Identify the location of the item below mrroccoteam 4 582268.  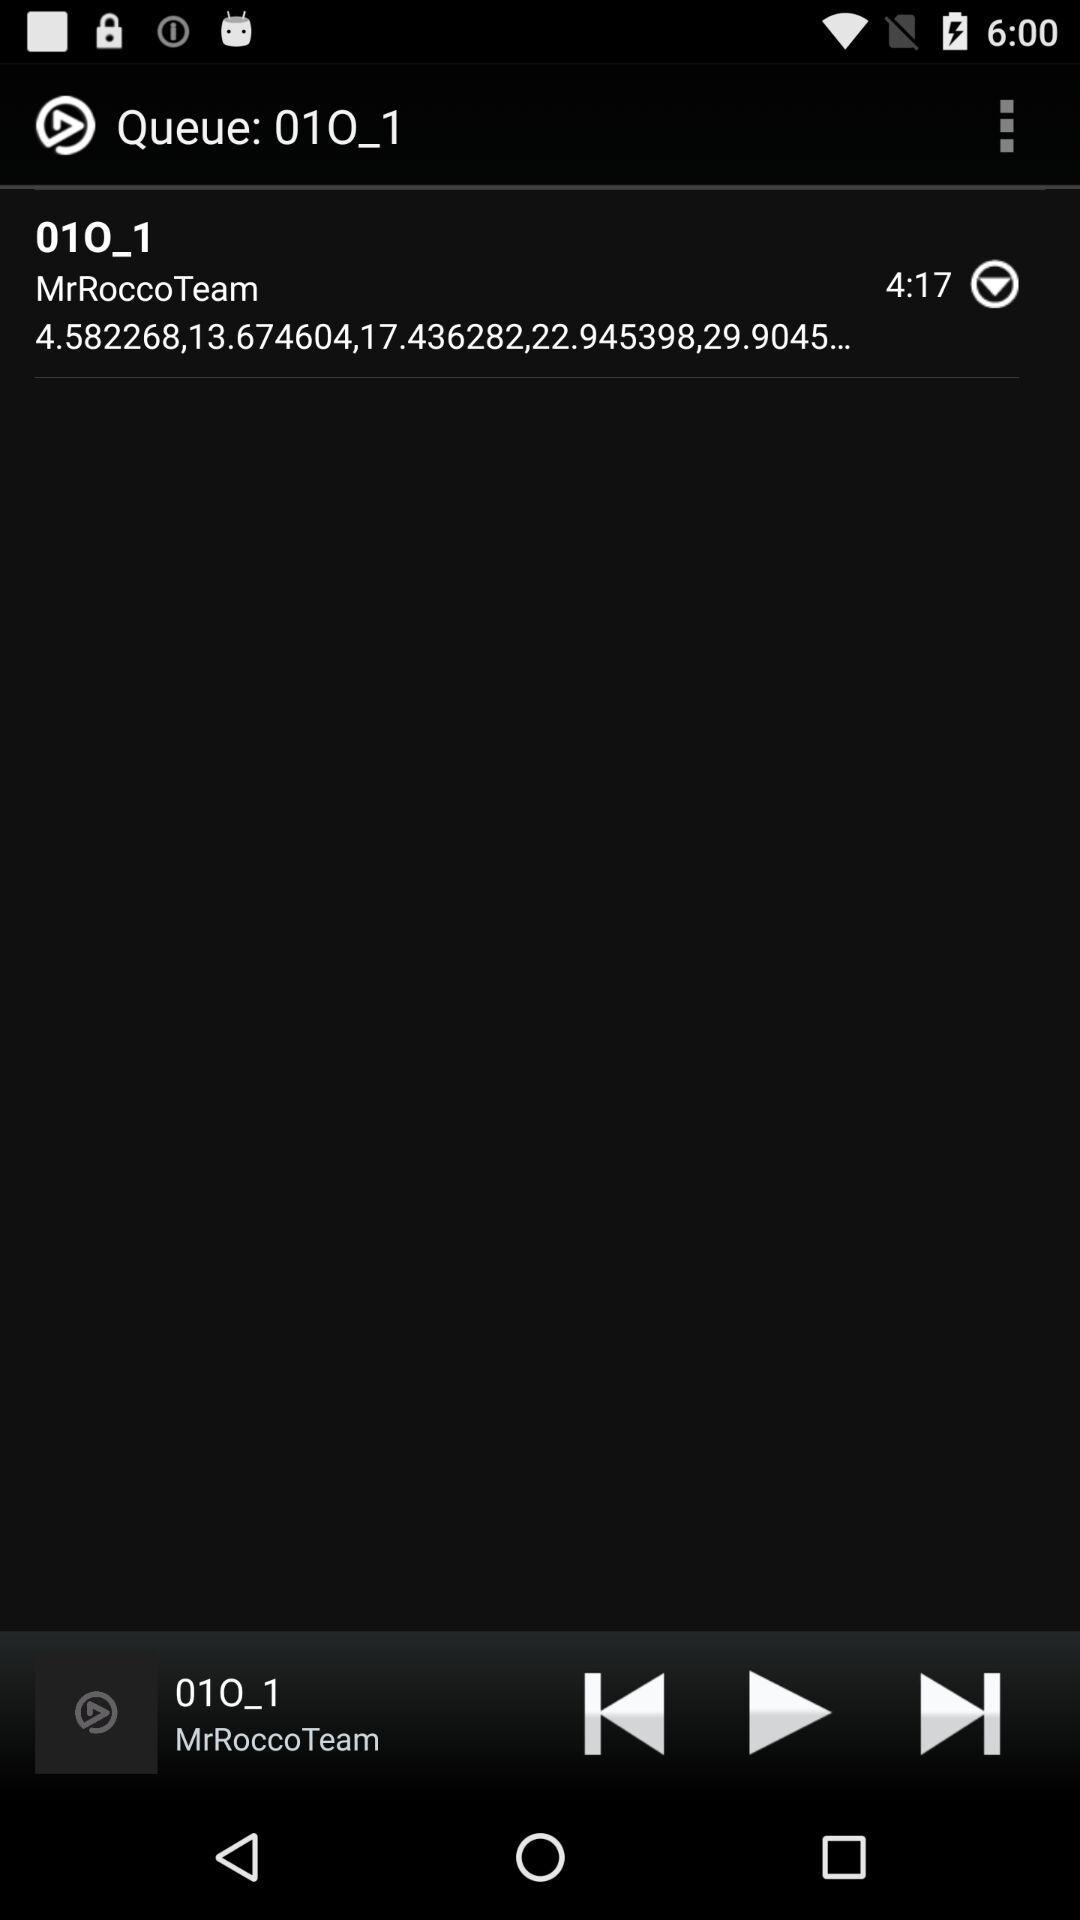
(623, 1711).